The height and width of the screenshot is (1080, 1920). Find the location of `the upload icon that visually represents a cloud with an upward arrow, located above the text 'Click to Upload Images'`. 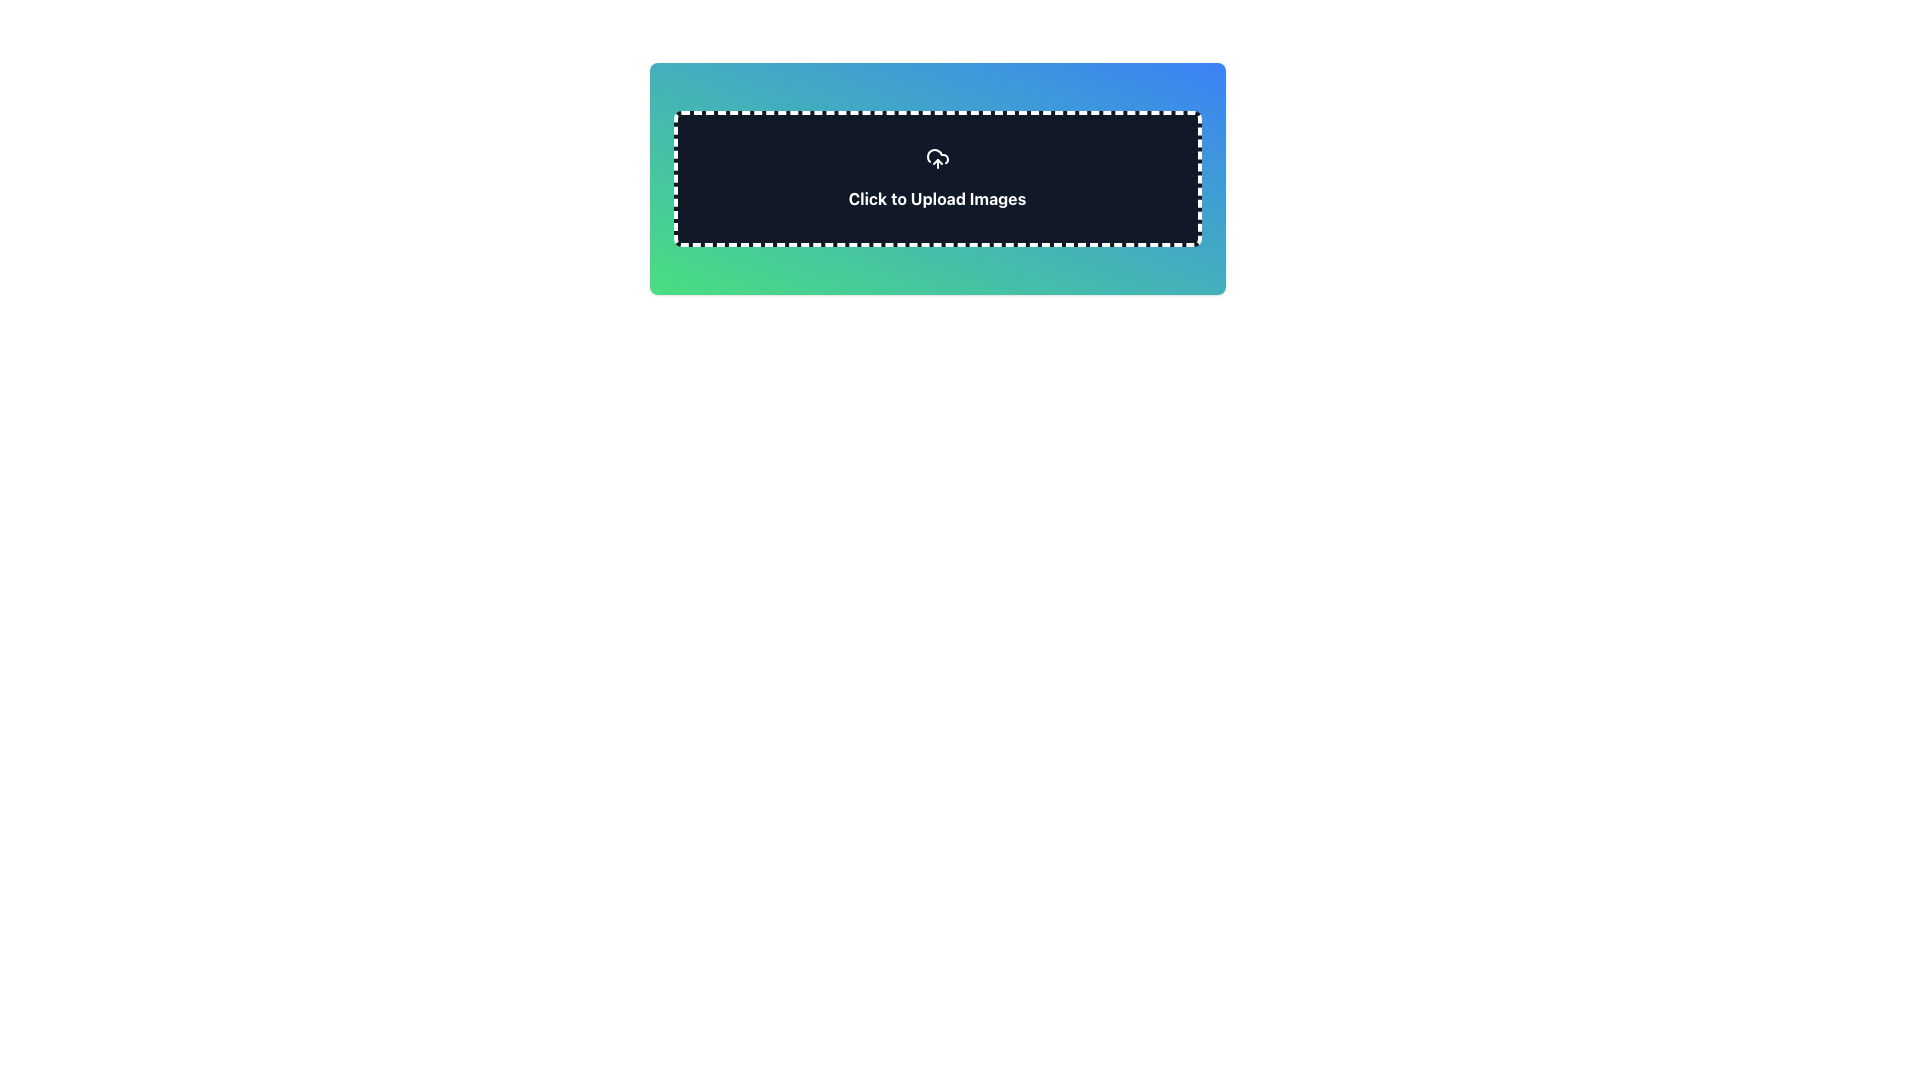

the upload icon that visually represents a cloud with an upward arrow, located above the text 'Click to Upload Images' is located at coordinates (936, 157).